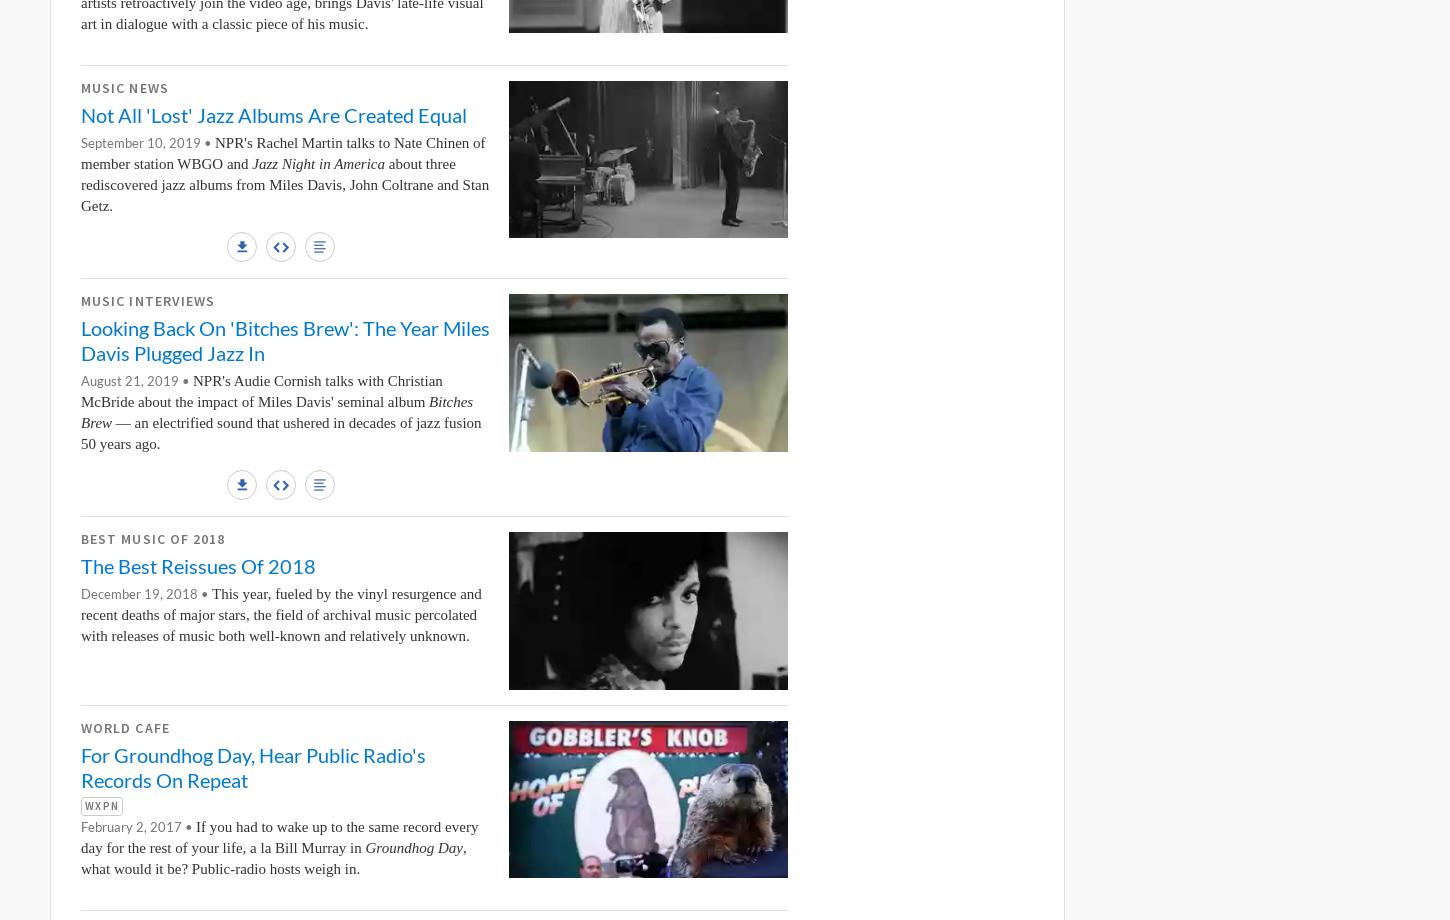  I want to click on 'NPR's Audie Cornish talks with Christian McBride about the impact of Miles Davis' seminal album', so click(261, 390).